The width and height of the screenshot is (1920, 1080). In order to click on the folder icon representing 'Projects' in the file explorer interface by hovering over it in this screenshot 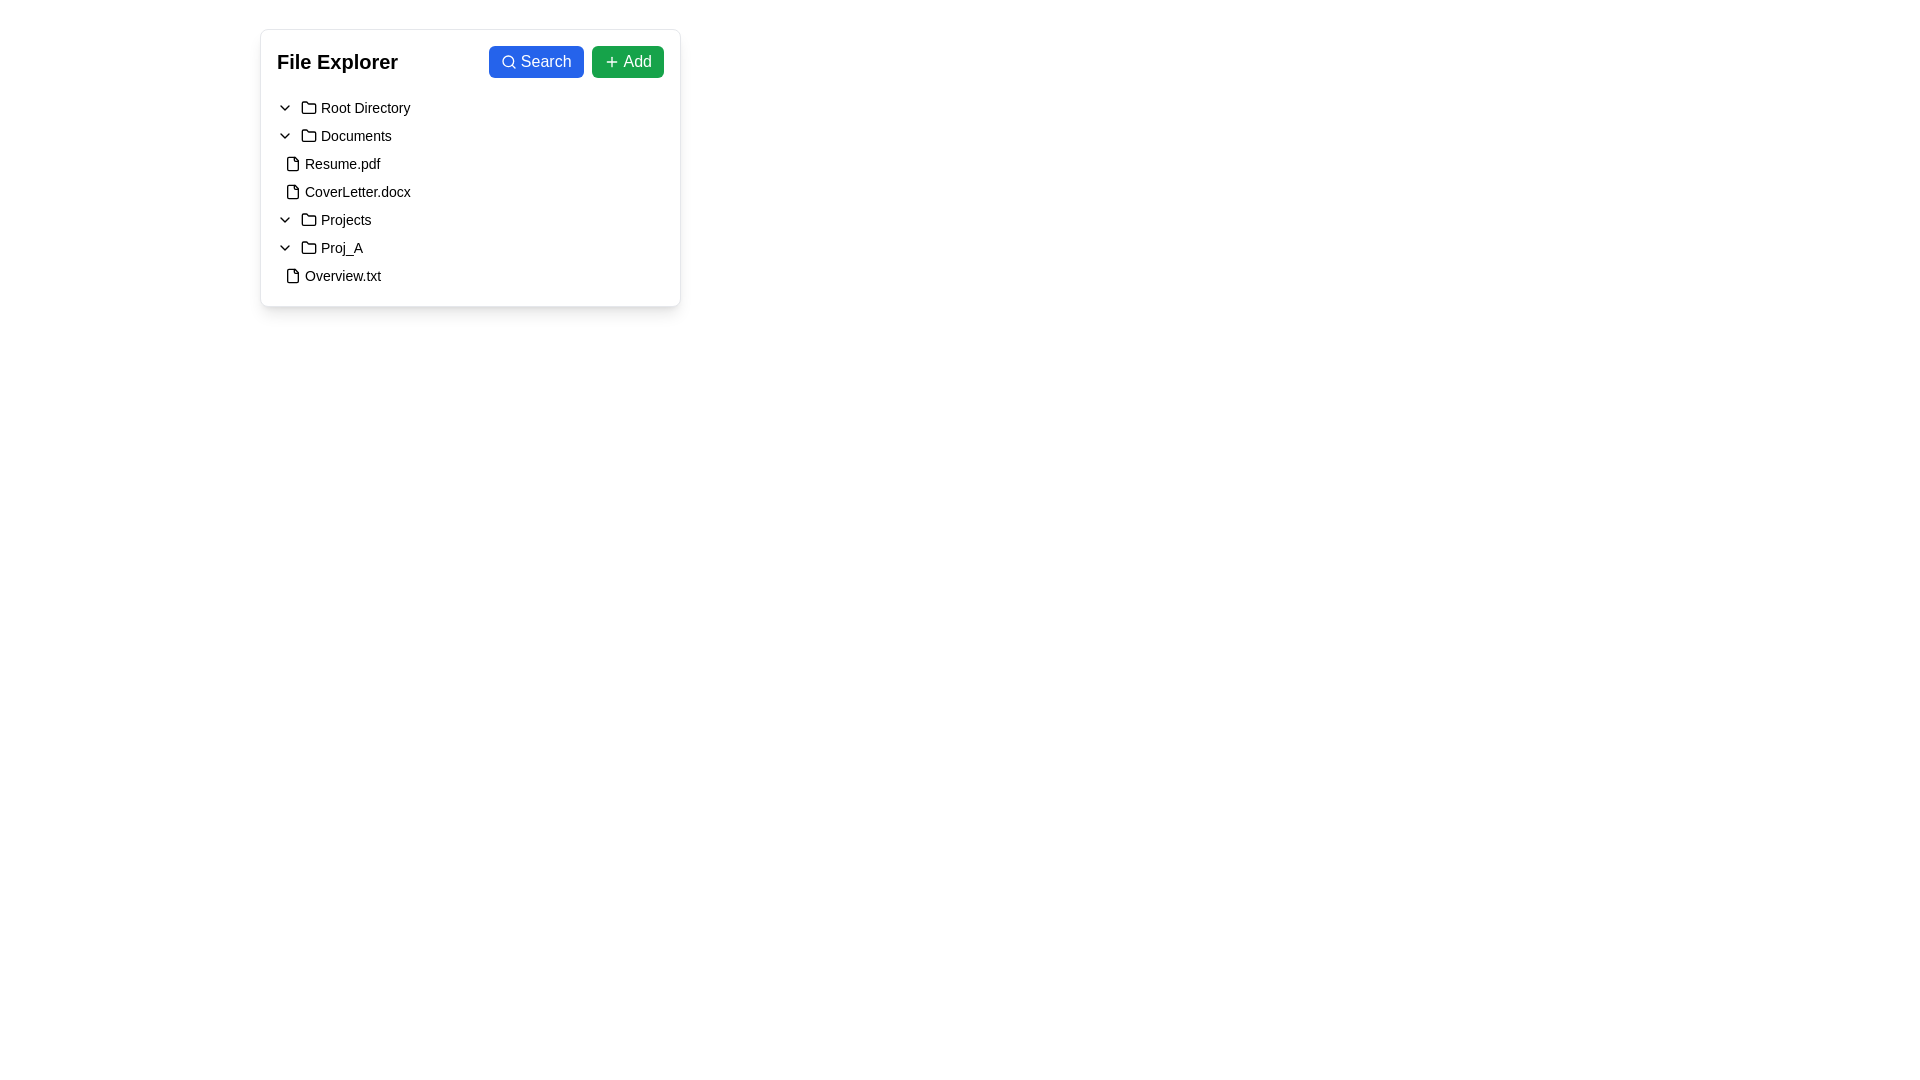, I will do `click(307, 219)`.